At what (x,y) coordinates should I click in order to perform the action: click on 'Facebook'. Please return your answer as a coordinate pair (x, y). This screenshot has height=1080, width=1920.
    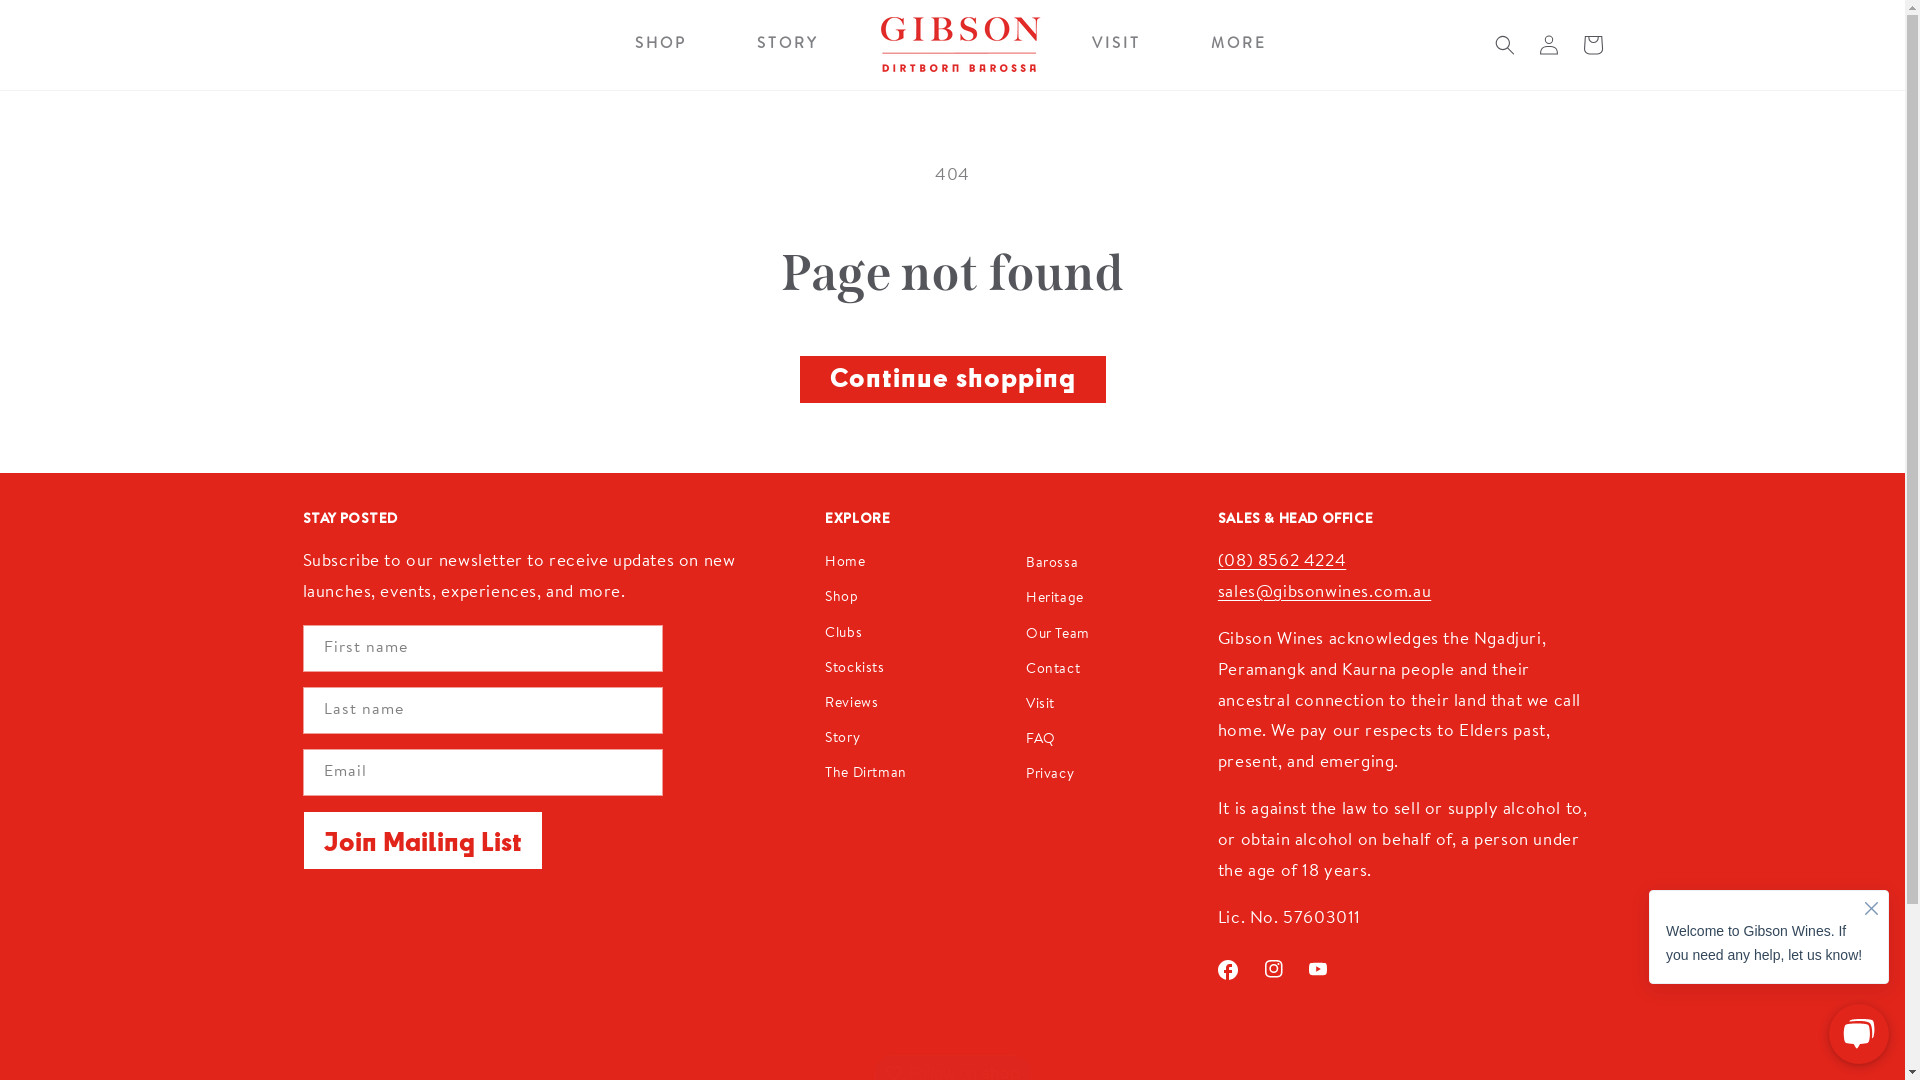
    Looking at the image, I should click on (1227, 968).